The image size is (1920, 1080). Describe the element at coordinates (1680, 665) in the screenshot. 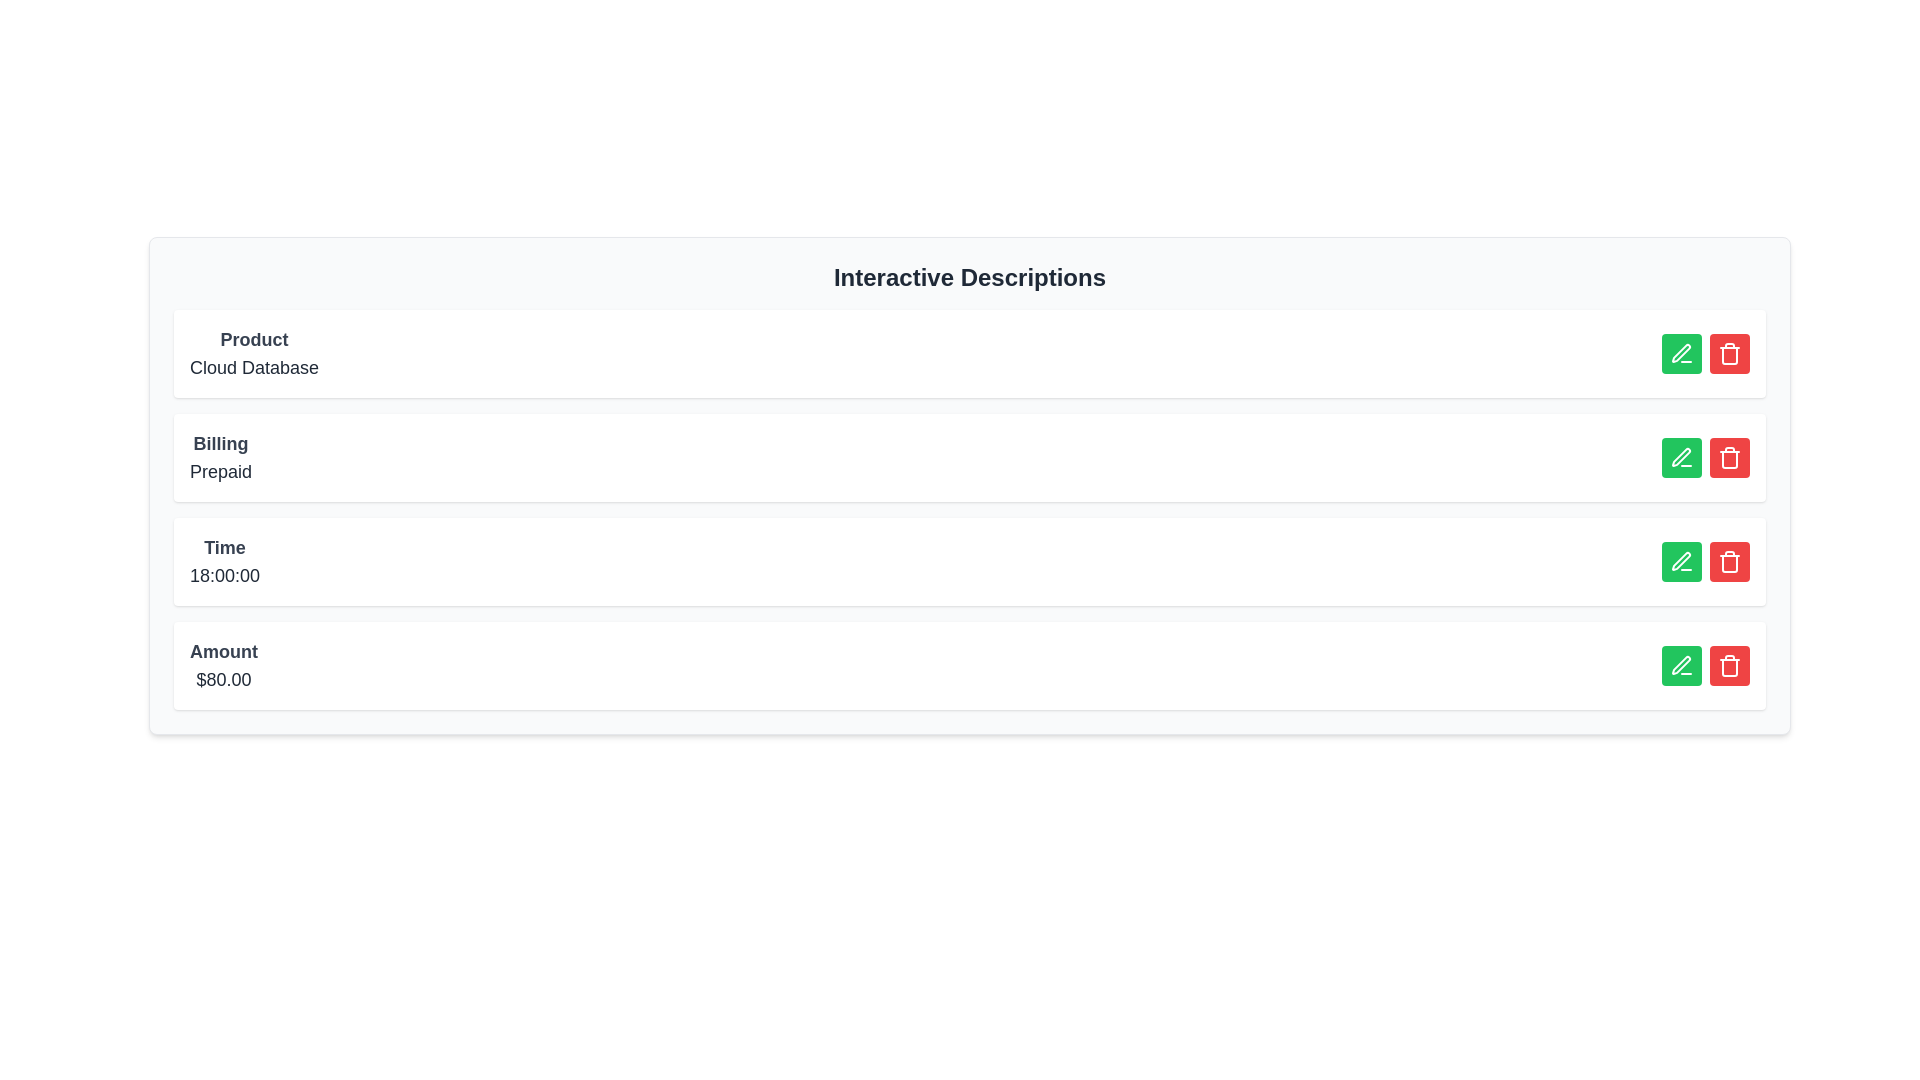

I see `the pen icon located at the bottom-most row of the interactive descriptions interface, to the far right within the same row as the 'Amount' label and value to initiate an edit action` at that location.